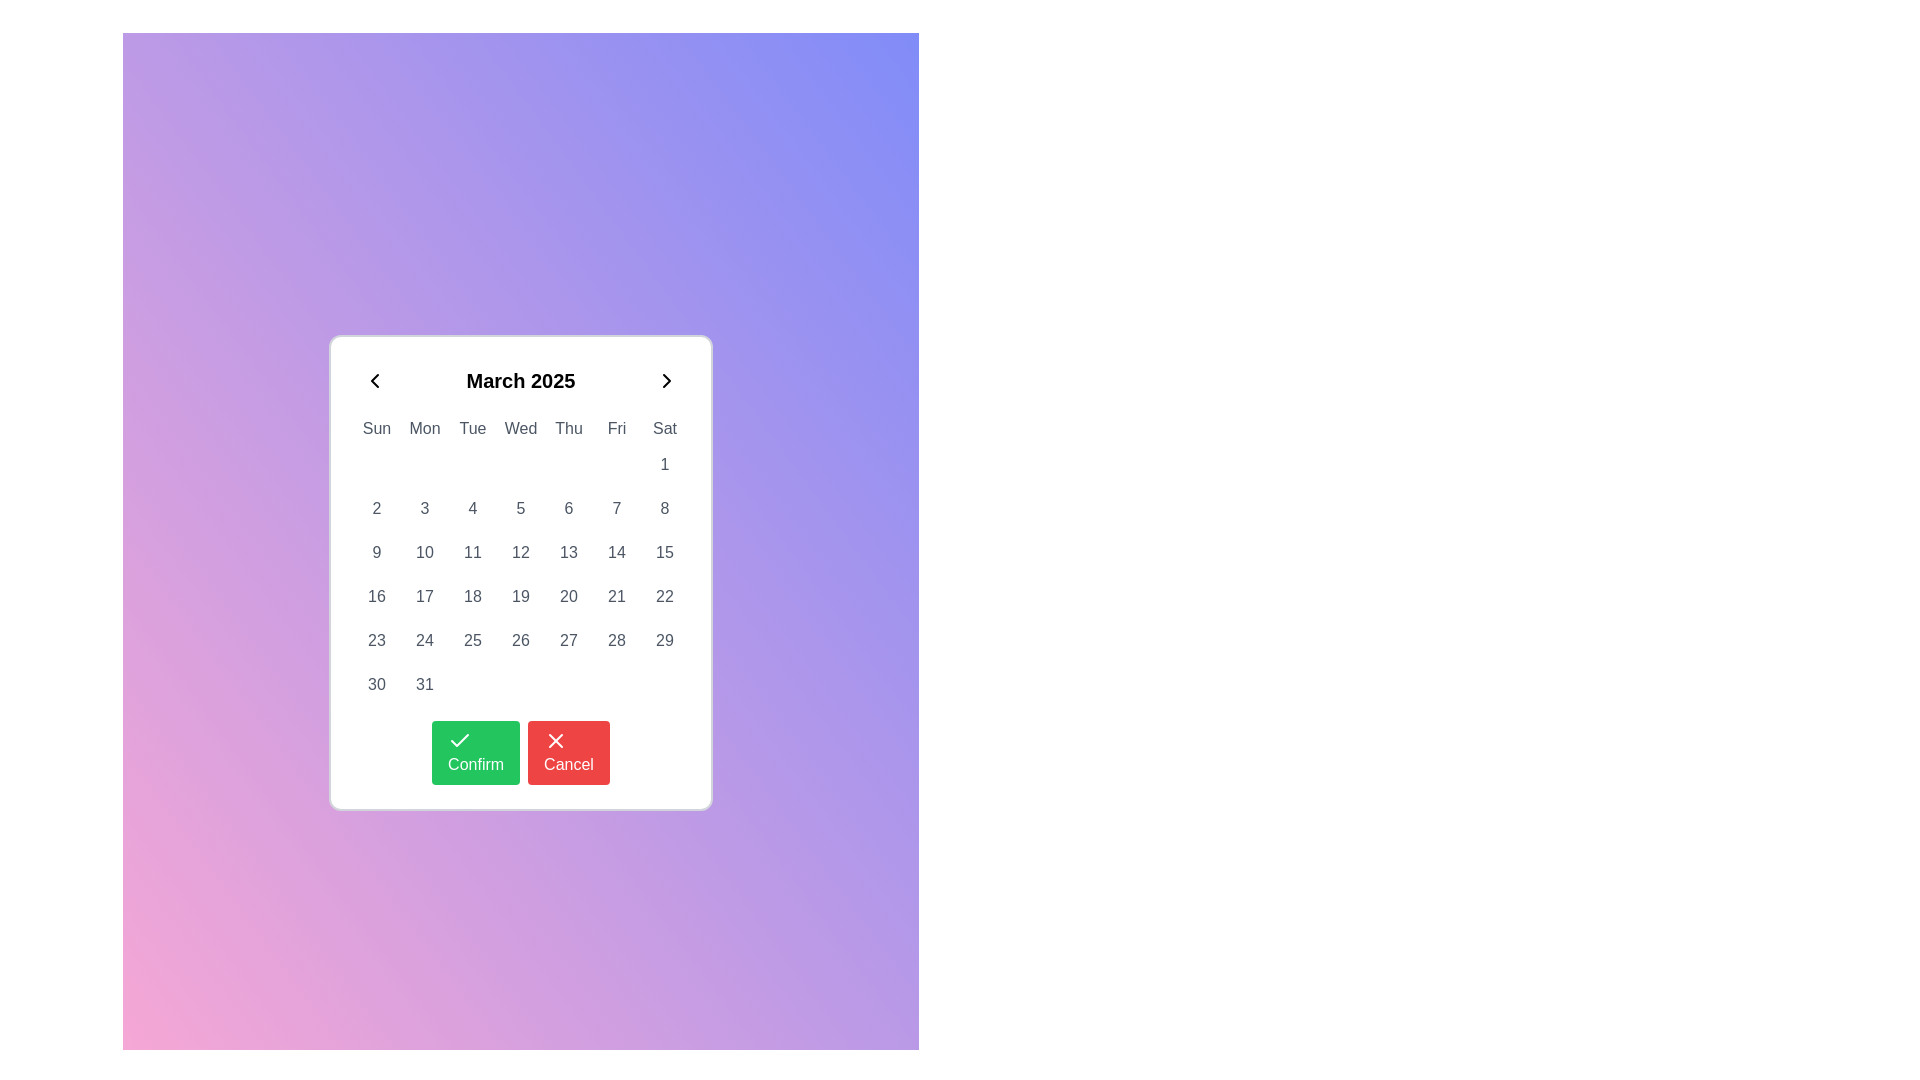 This screenshot has height=1080, width=1920. What do you see at coordinates (667, 381) in the screenshot?
I see `the navigational arrow in the calendar interface located at the top-right corner, adjacent to the text 'March 2025'` at bounding box center [667, 381].